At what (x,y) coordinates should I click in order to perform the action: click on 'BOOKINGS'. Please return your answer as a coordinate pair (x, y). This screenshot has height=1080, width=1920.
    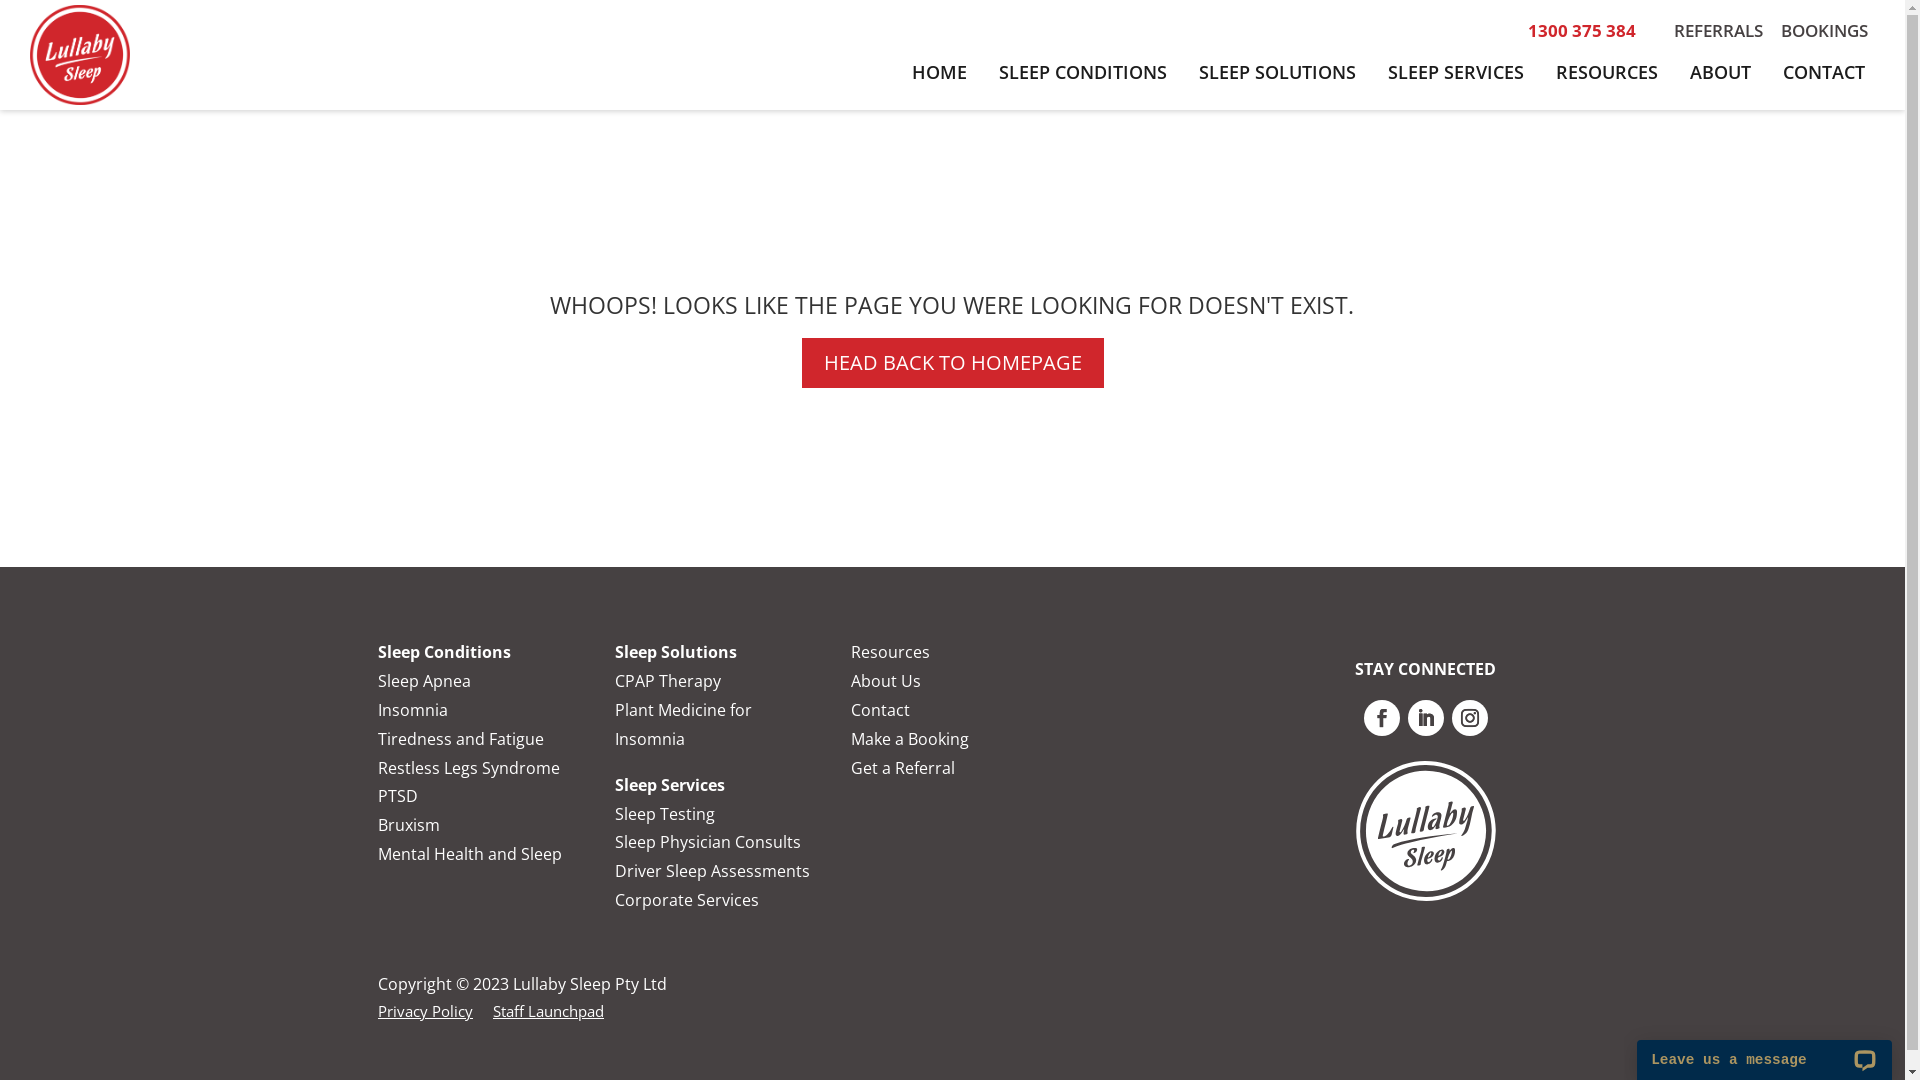
    Looking at the image, I should click on (1824, 30).